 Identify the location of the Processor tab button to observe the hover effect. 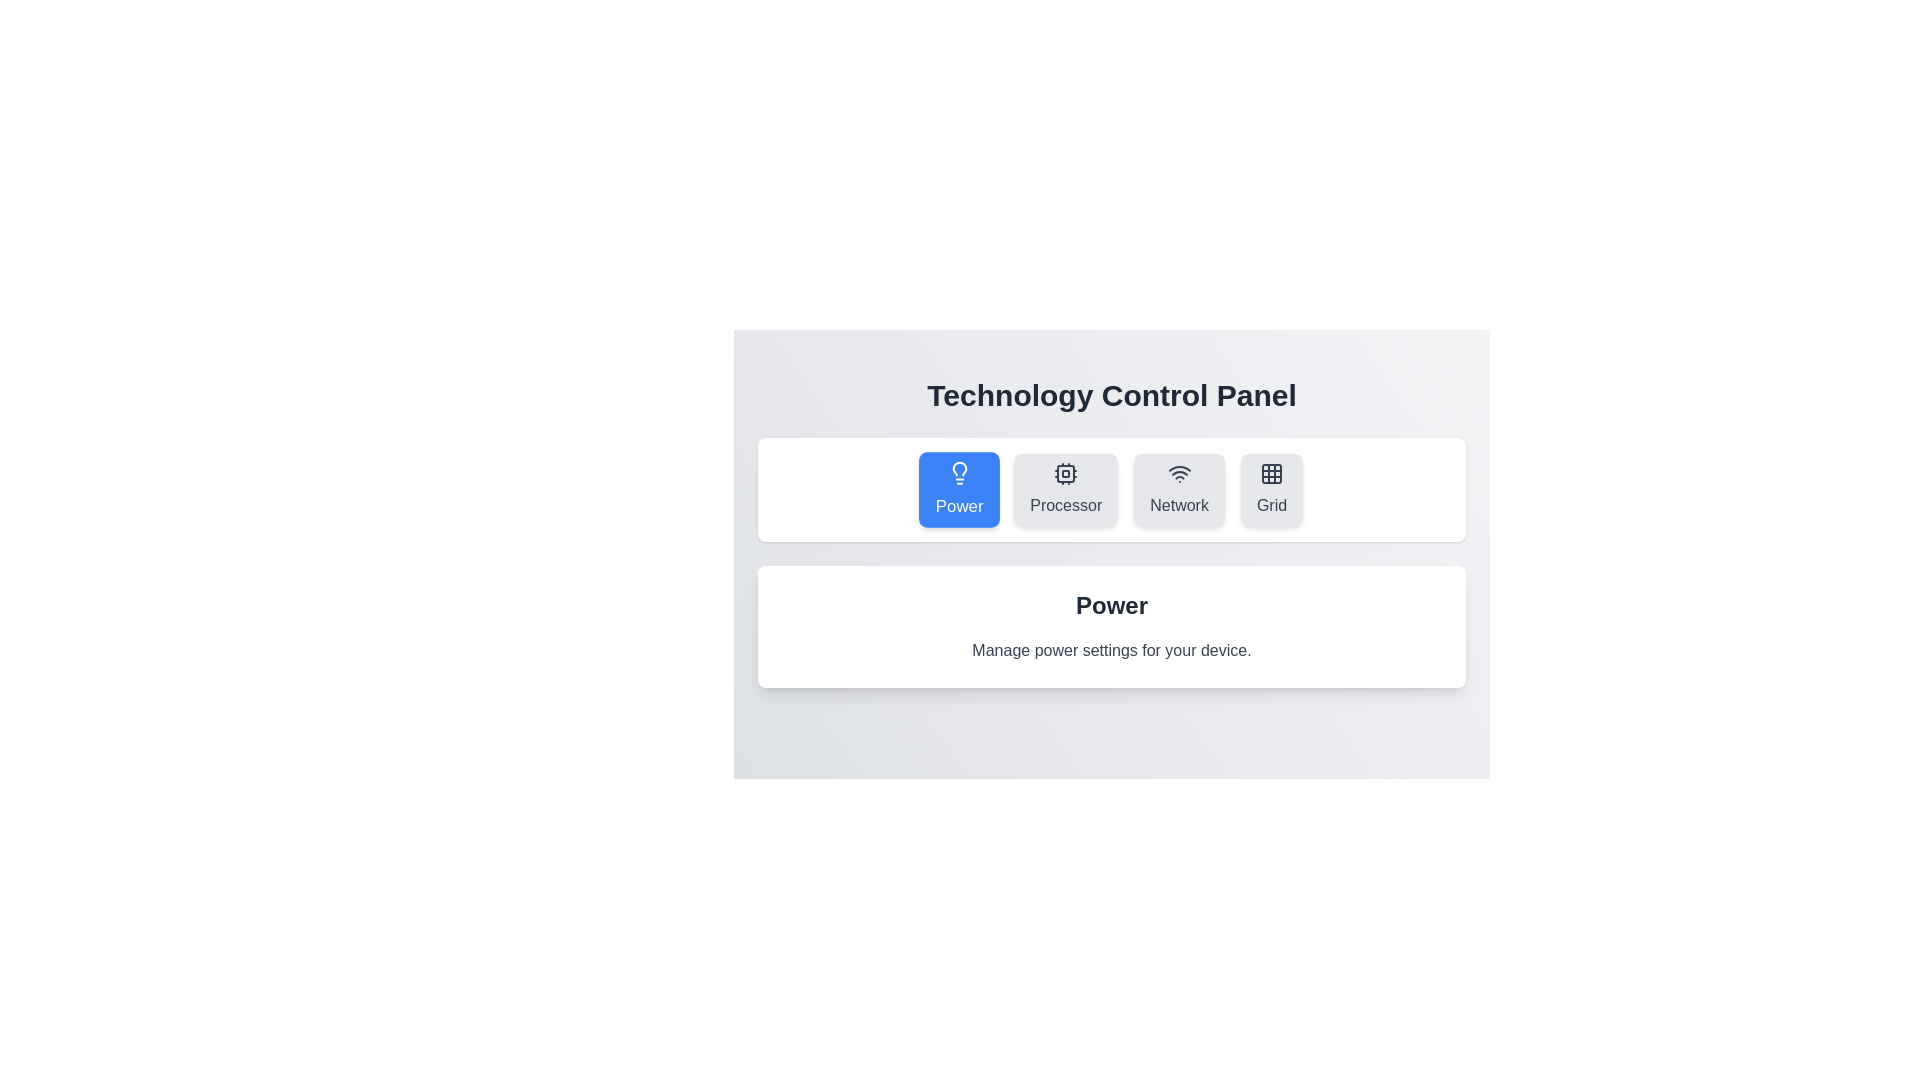
(1065, 489).